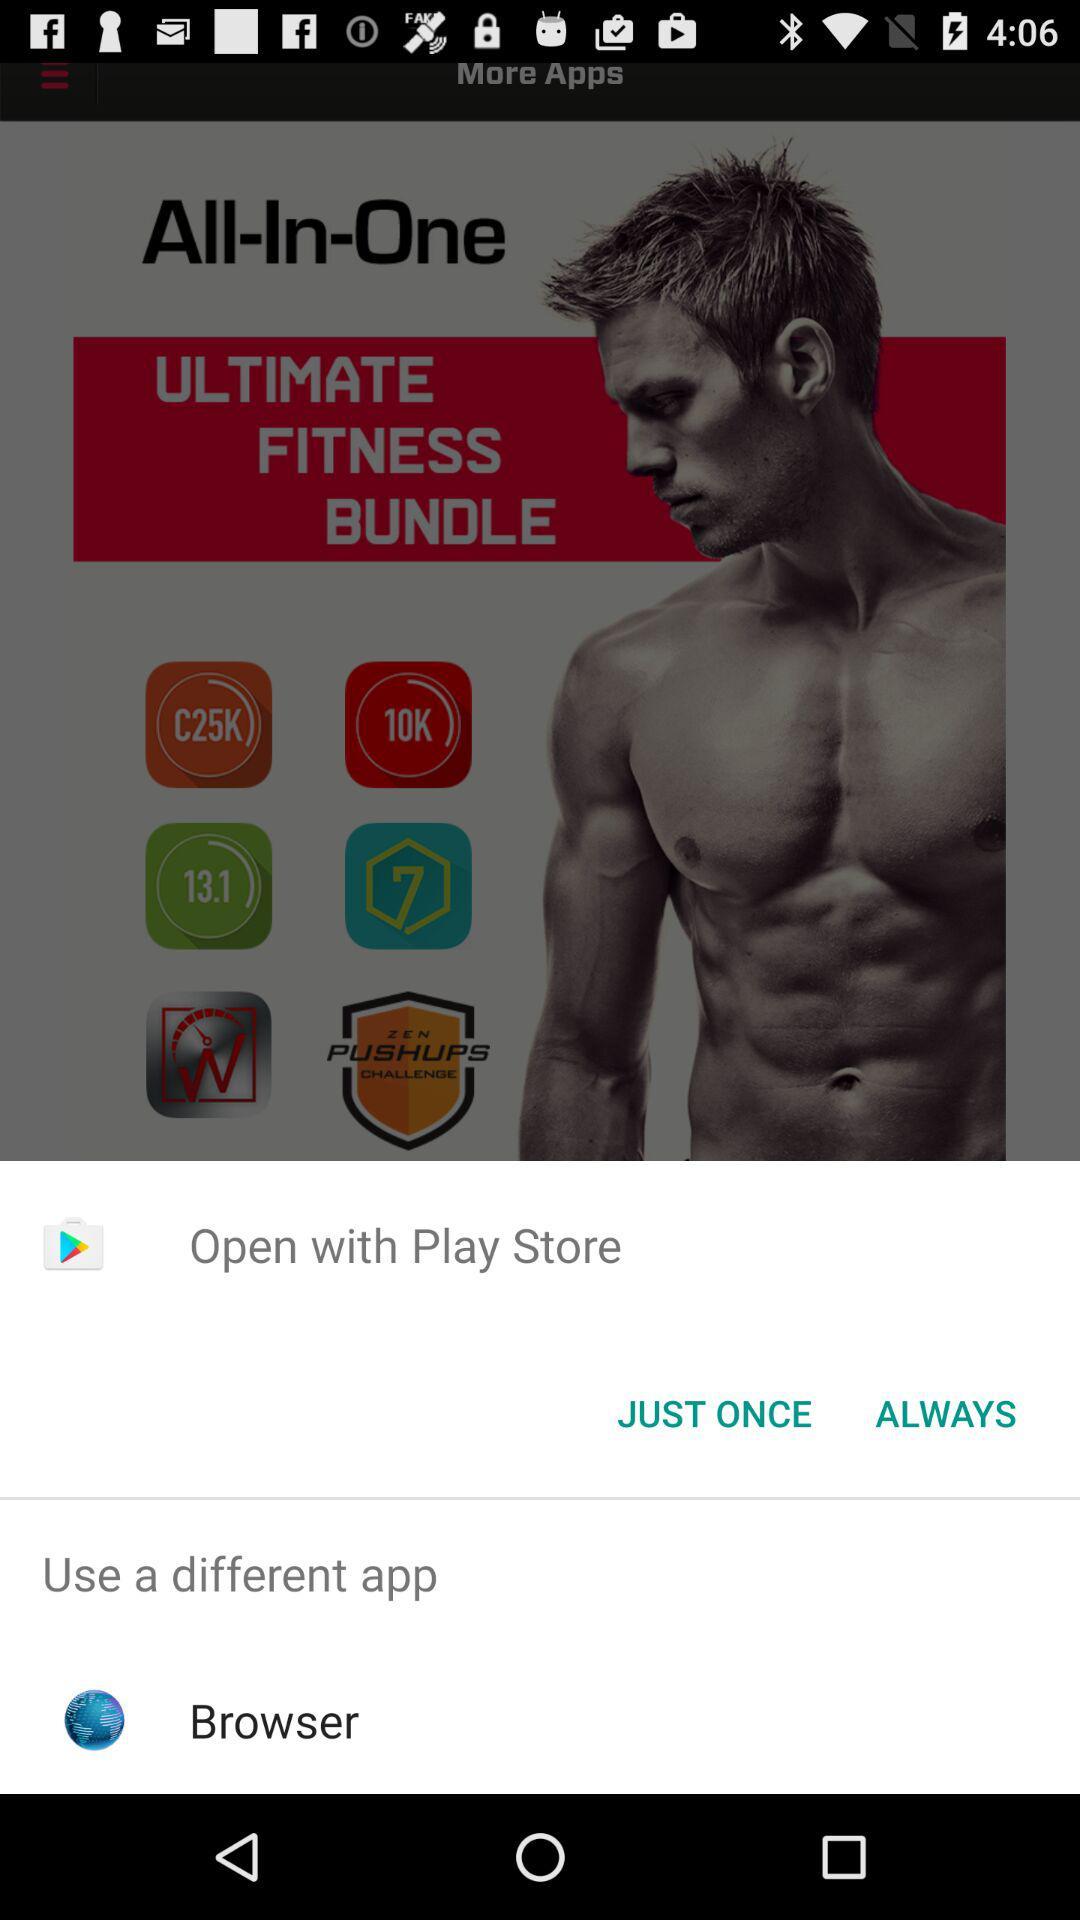 This screenshot has height=1920, width=1080. Describe the element at coordinates (713, 1411) in the screenshot. I see `button to the left of always icon` at that location.